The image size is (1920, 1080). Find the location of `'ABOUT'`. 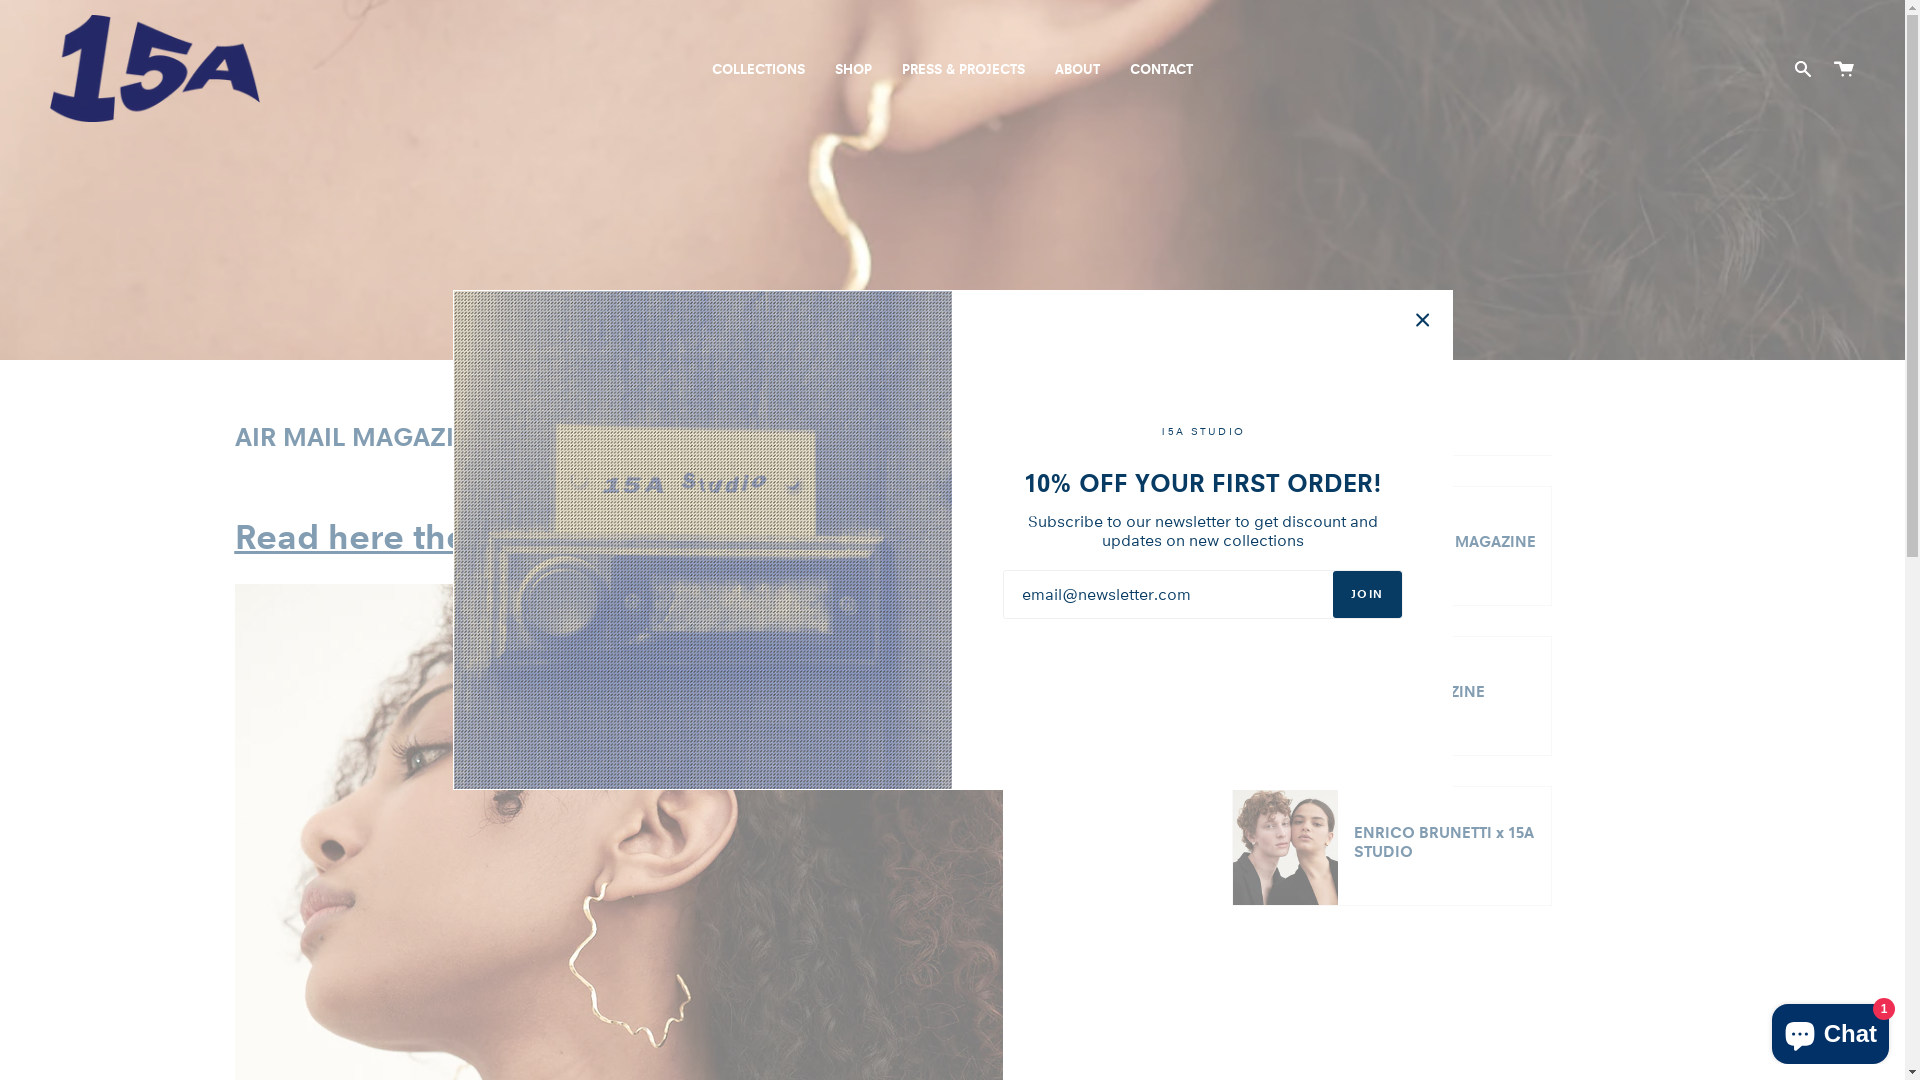

'ABOUT' is located at coordinates (1076, 67).